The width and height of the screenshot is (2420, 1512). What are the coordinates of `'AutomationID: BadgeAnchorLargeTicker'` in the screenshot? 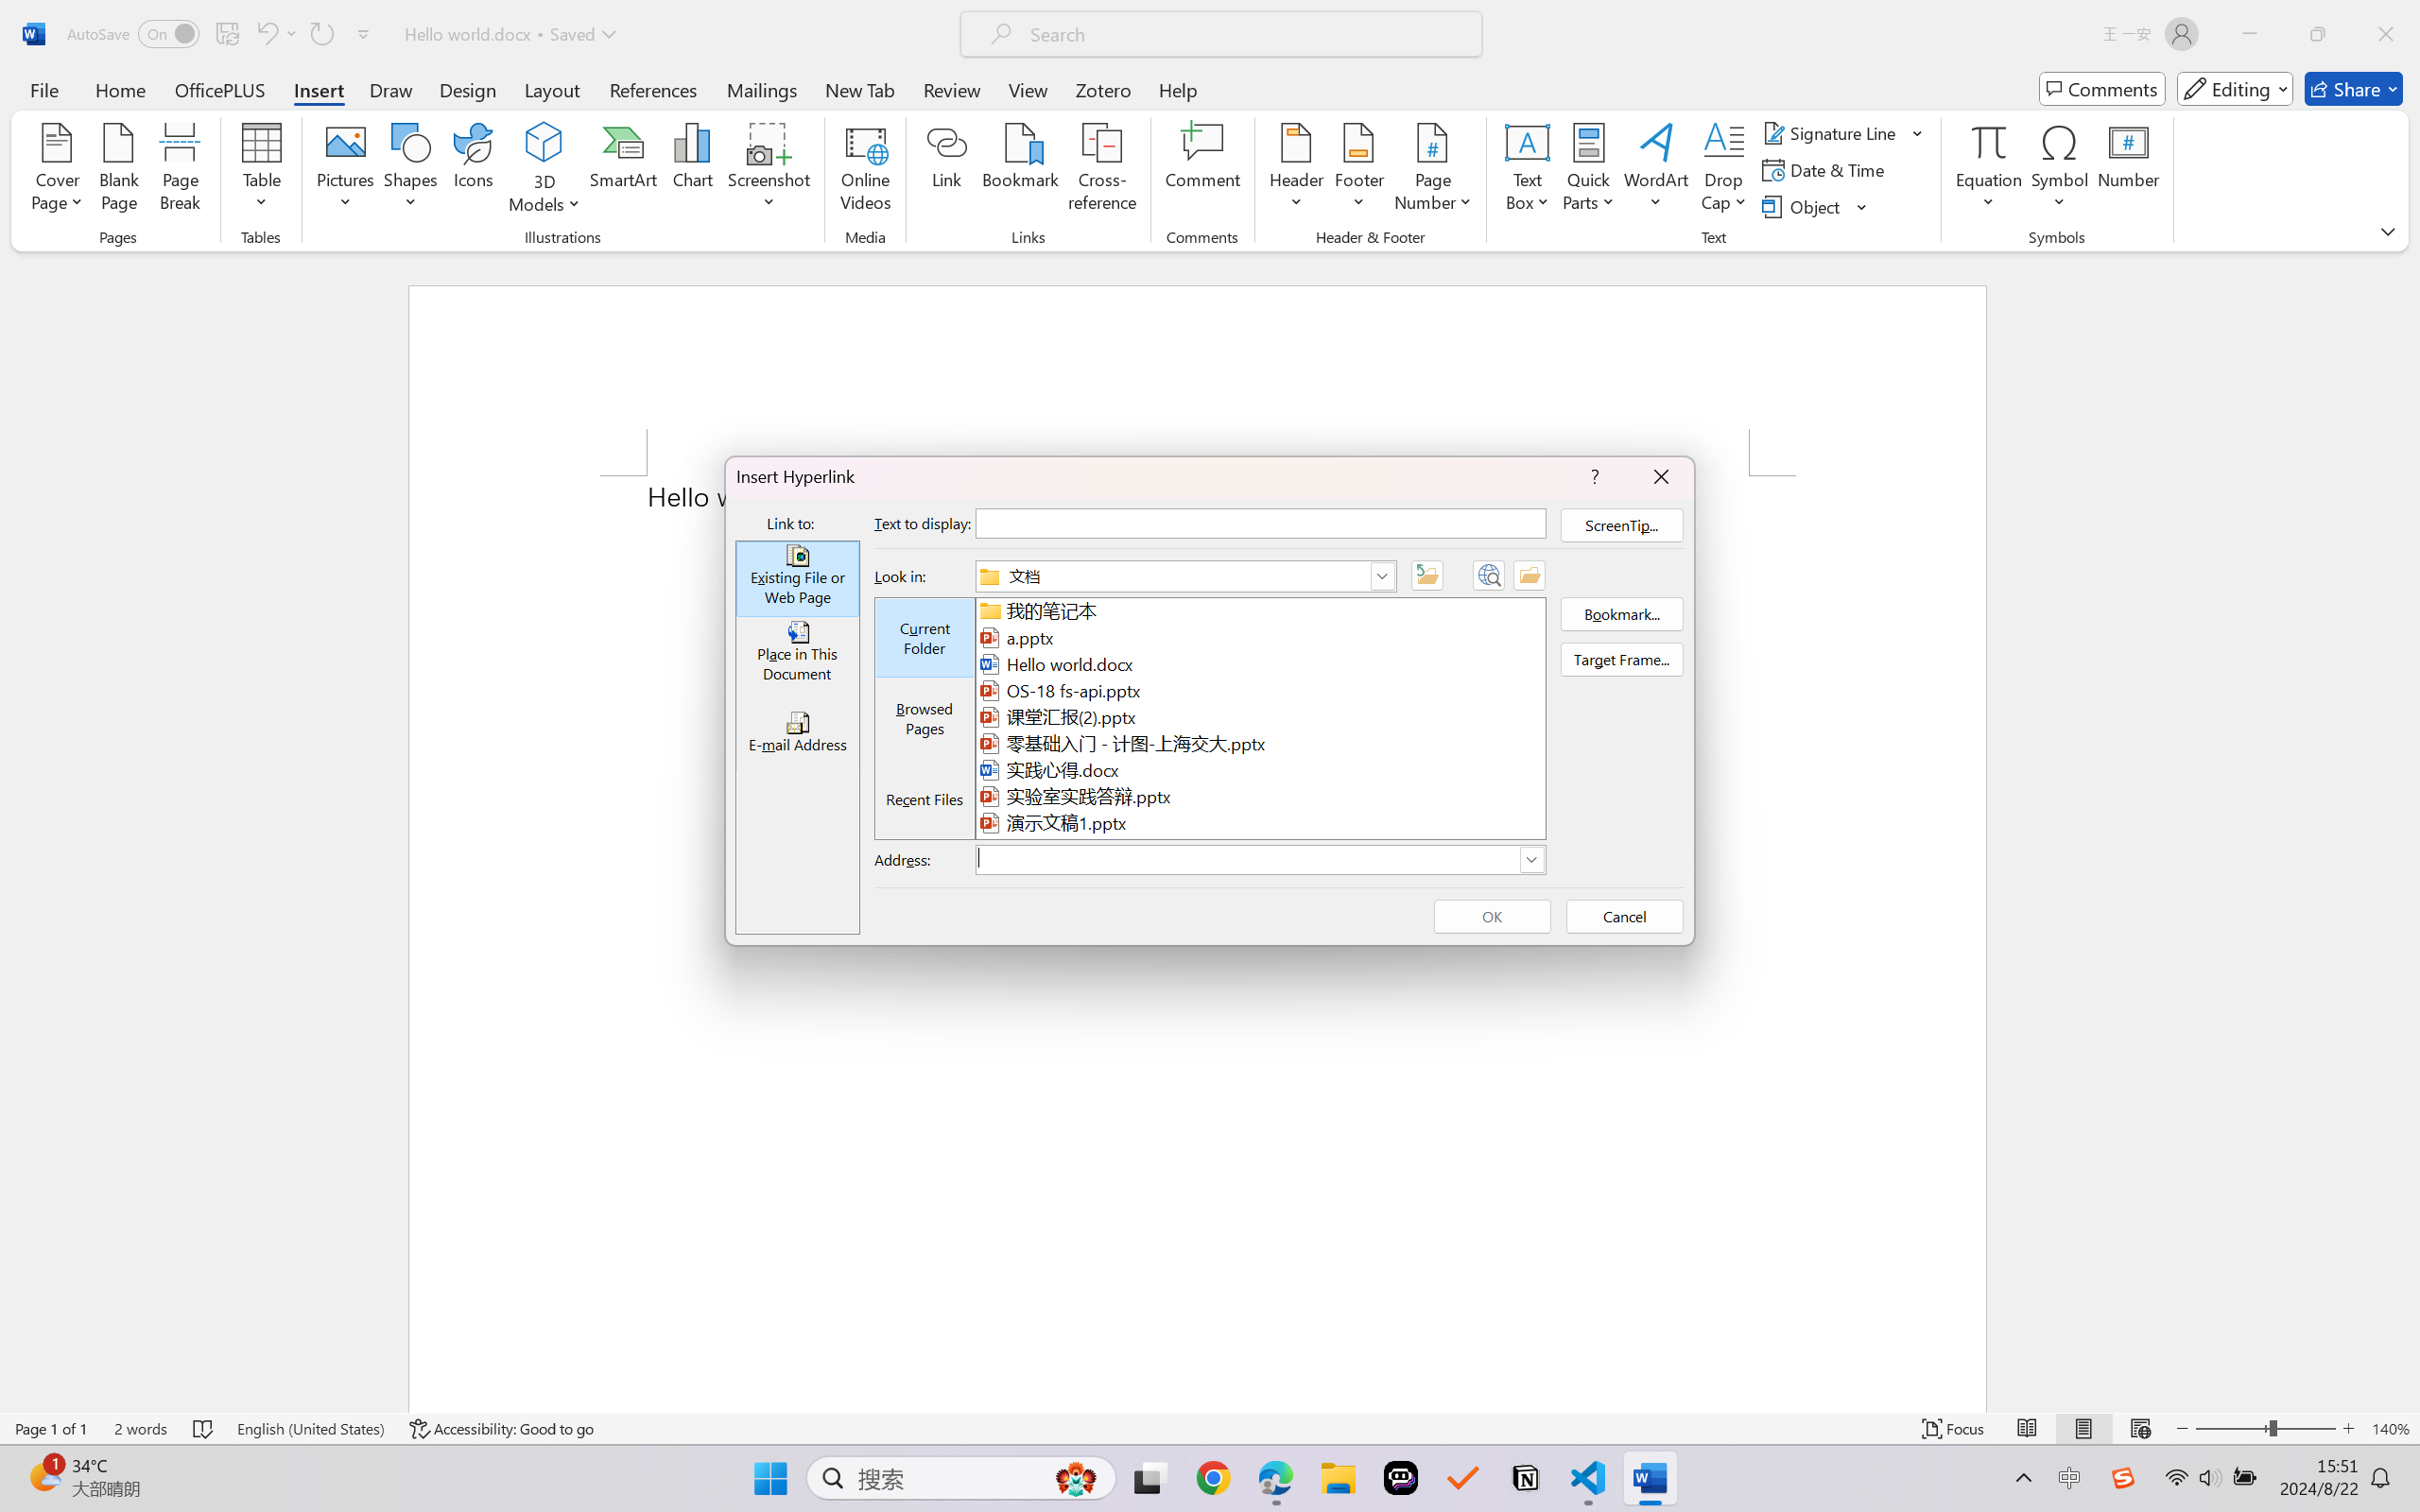 It's located at (43, 1476).